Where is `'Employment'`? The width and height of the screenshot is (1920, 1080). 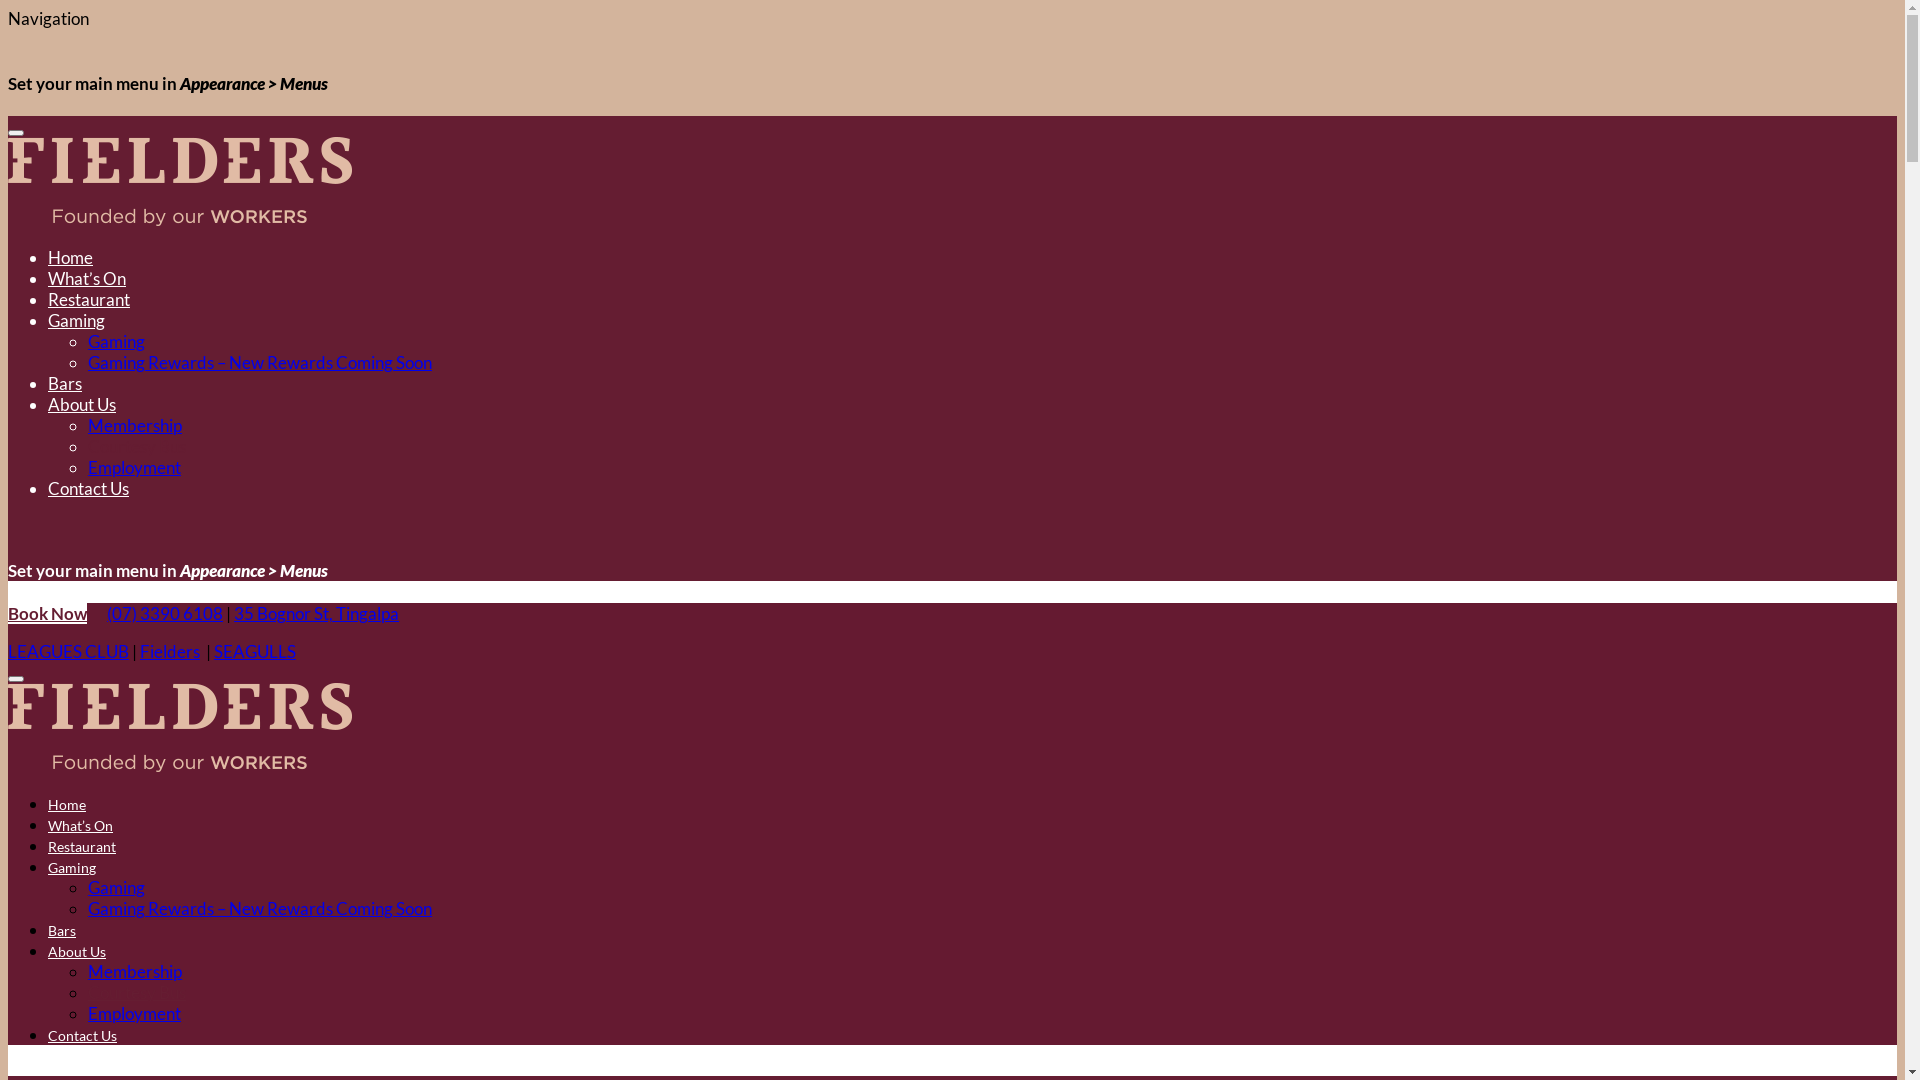 'Employment' is located at coordinates (133, 1013).